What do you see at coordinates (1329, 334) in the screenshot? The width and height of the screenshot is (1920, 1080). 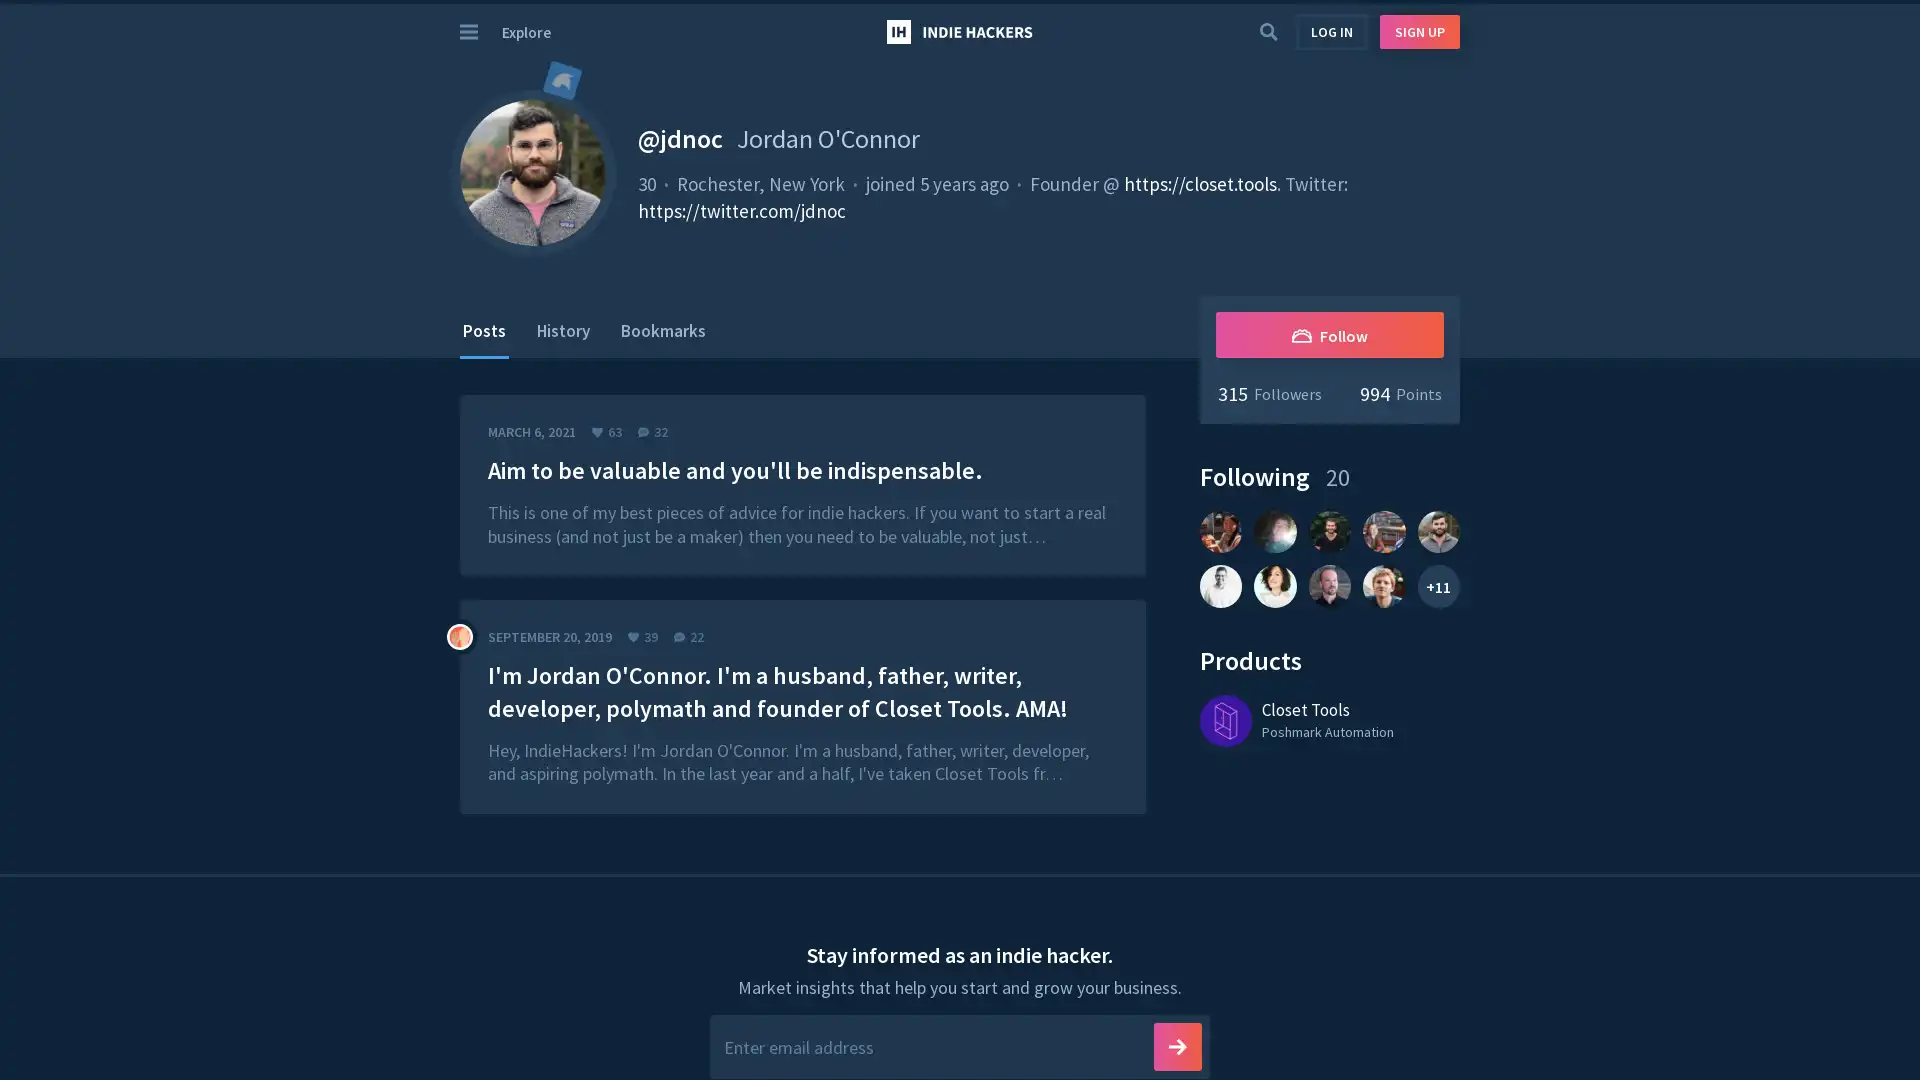 I see `Follow` at bounding box center [1329, 334].